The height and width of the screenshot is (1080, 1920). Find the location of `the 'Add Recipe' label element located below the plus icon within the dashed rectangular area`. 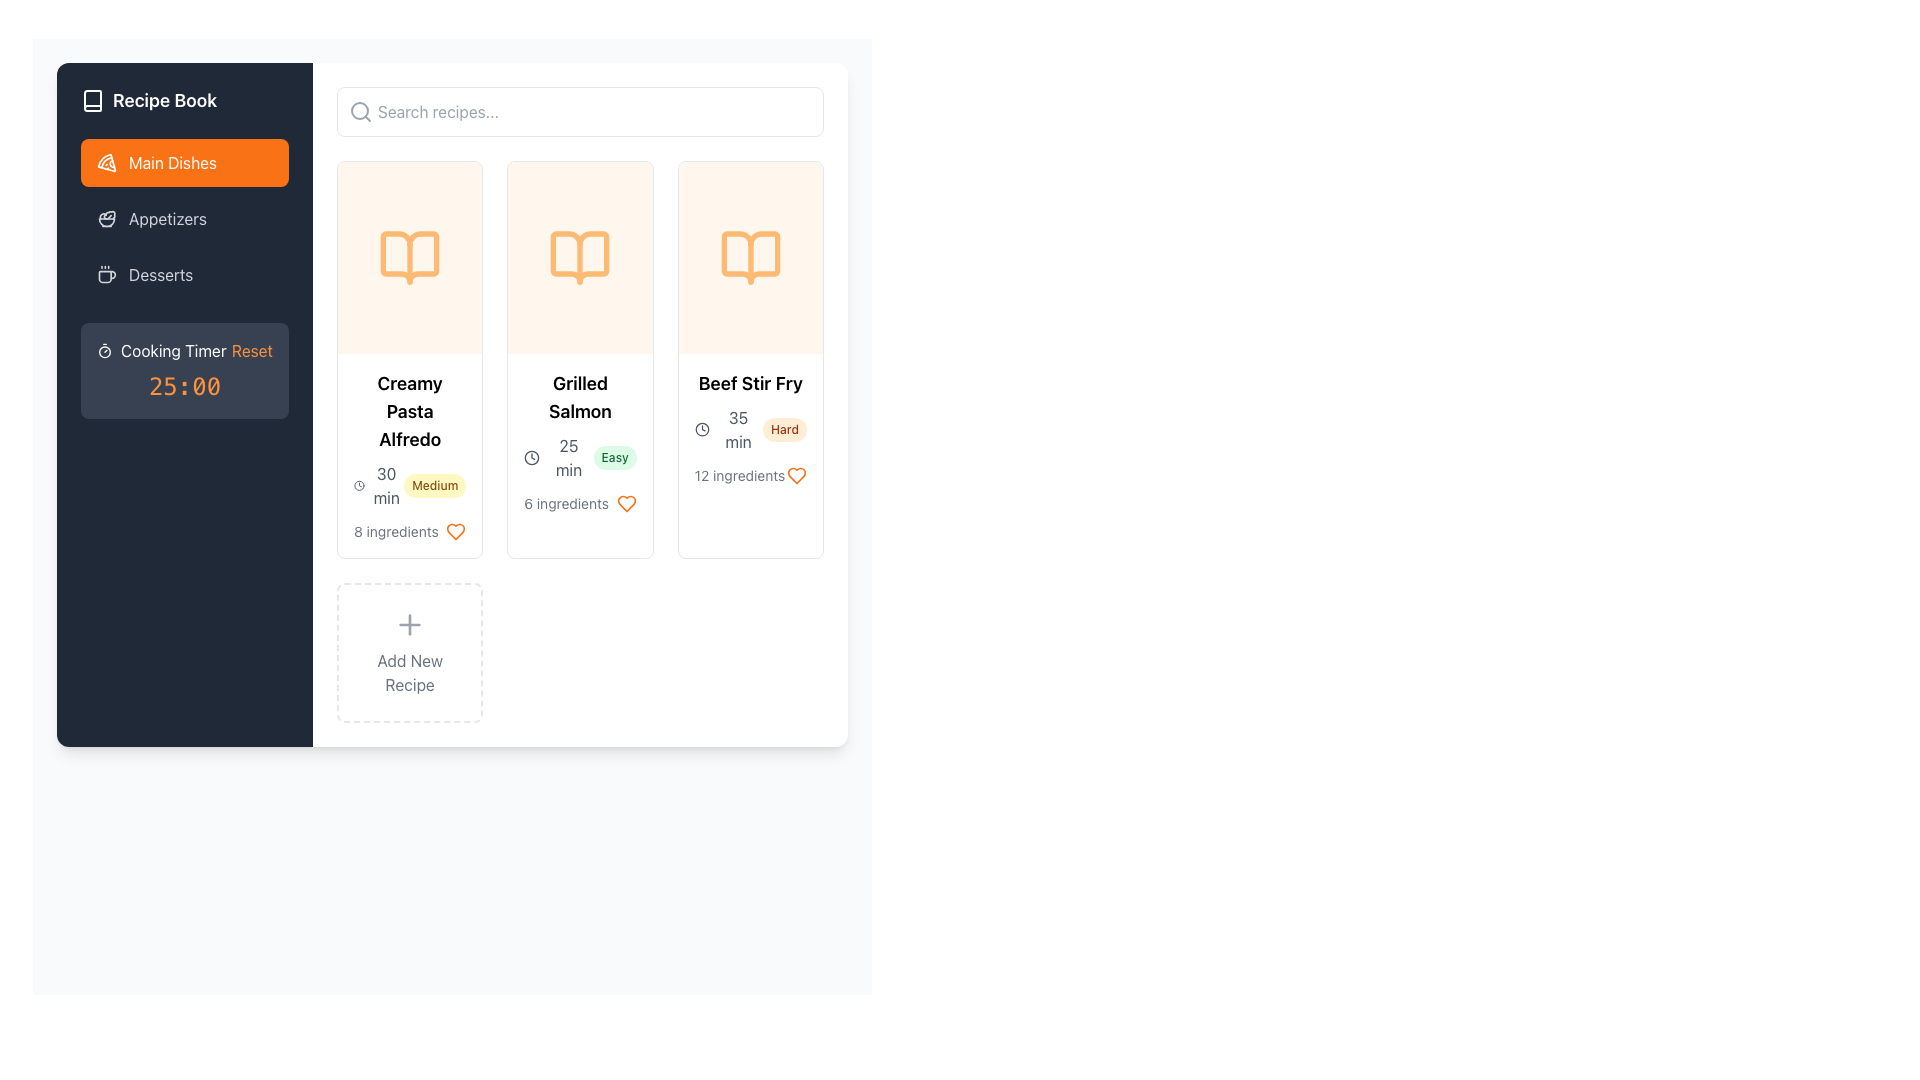

the 'Add Recipe' label element located below the plus icon within the dashed rectangular area is located at coordinates (409, 672).